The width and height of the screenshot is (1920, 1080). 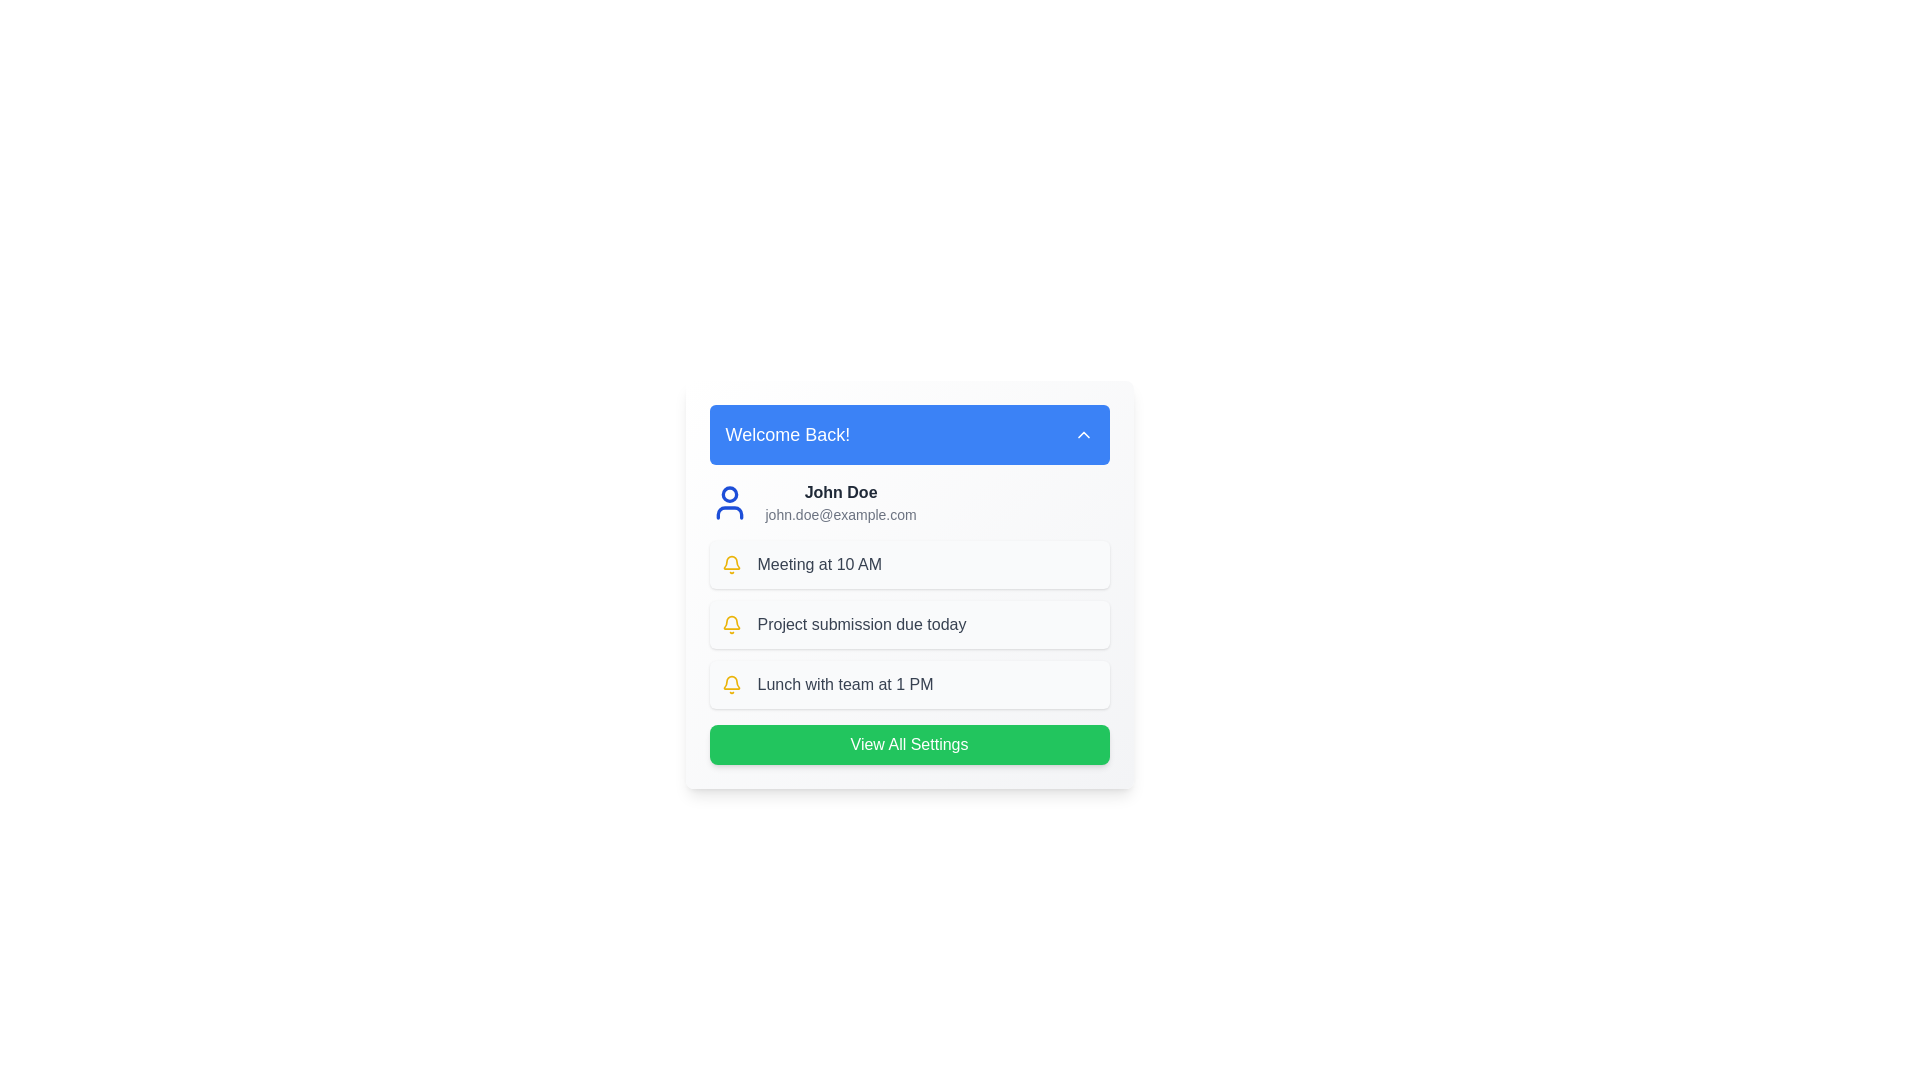 I want to click on the 'Welcome Back!' button to toggle the dropdown menu, so click(x=908, y=434).